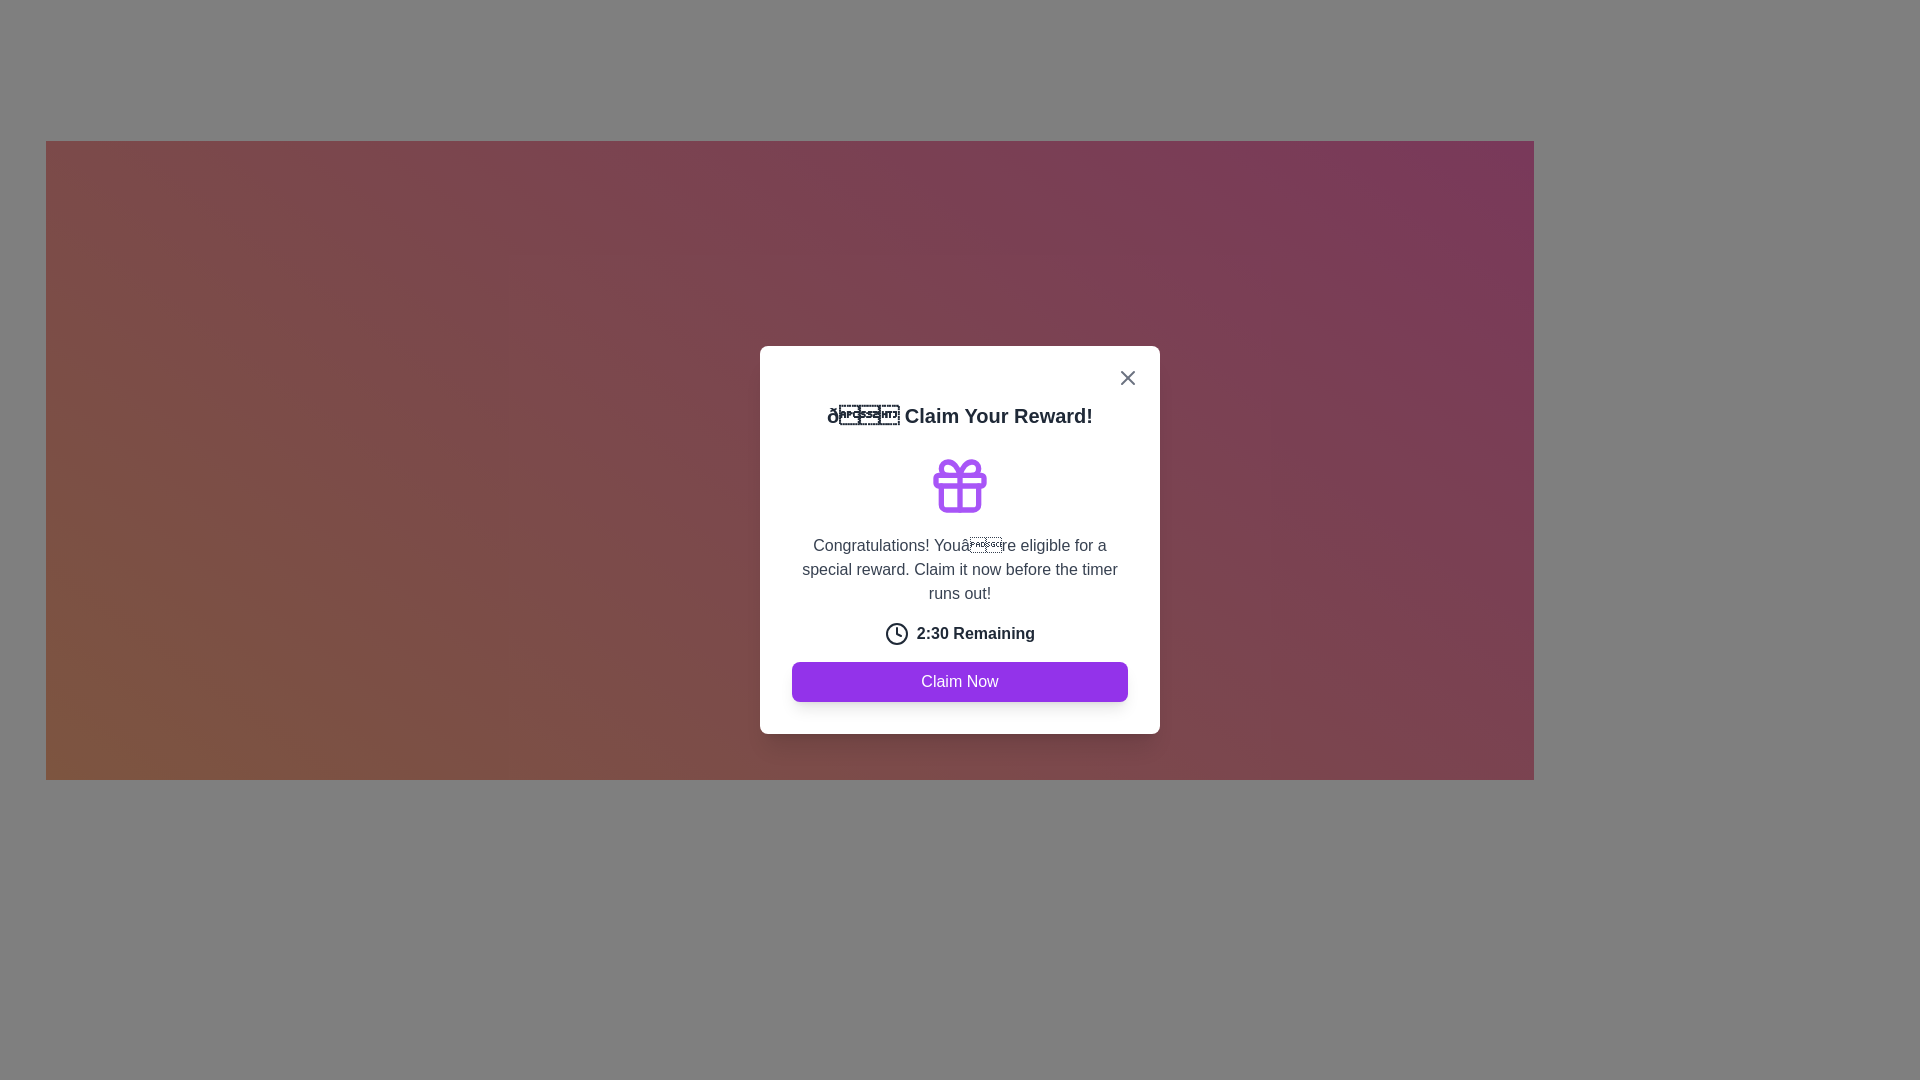  Describe the element at coordinates (960, 681) in the screenshot. I see `the 'Claim Reward' button located at the bottom of the modal window, beneath the countdown text '2:30 Remaining'` at that location.